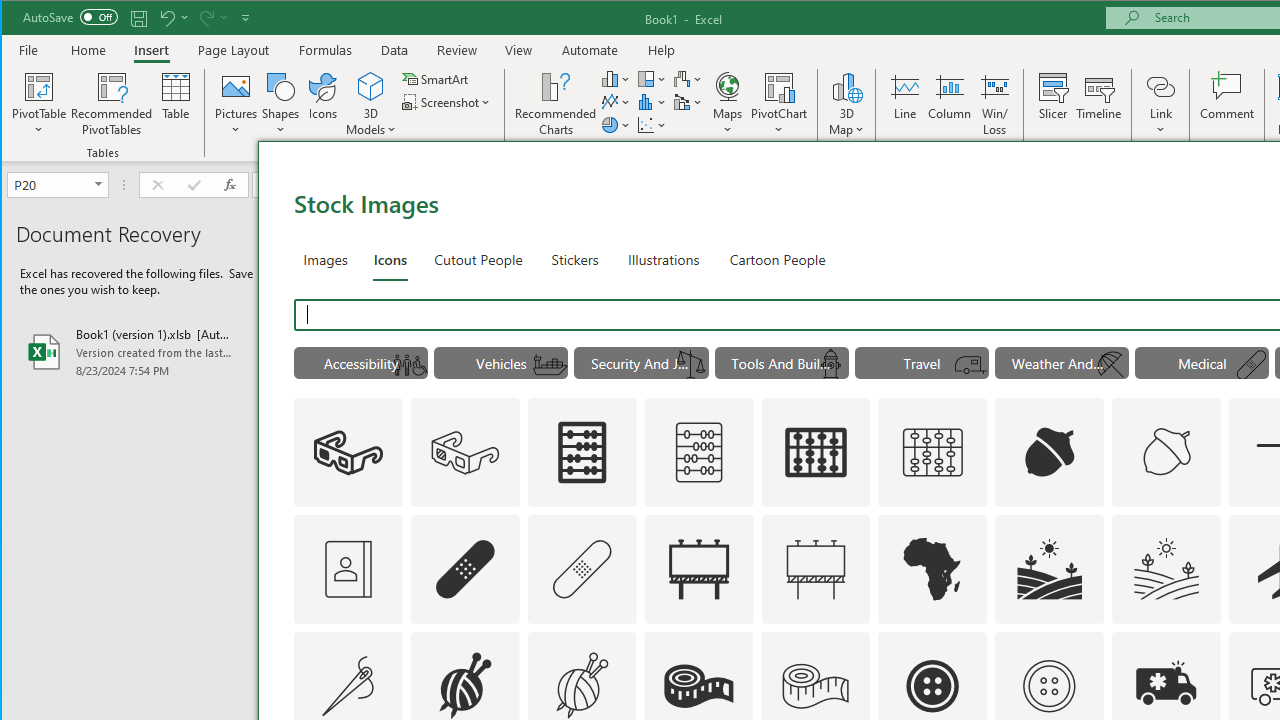  What do you see at coordinates (1048, 568) in the screenshot?
I see `'AutomationID: Icons_Agriculture'` at bounding box center [1048, 568].